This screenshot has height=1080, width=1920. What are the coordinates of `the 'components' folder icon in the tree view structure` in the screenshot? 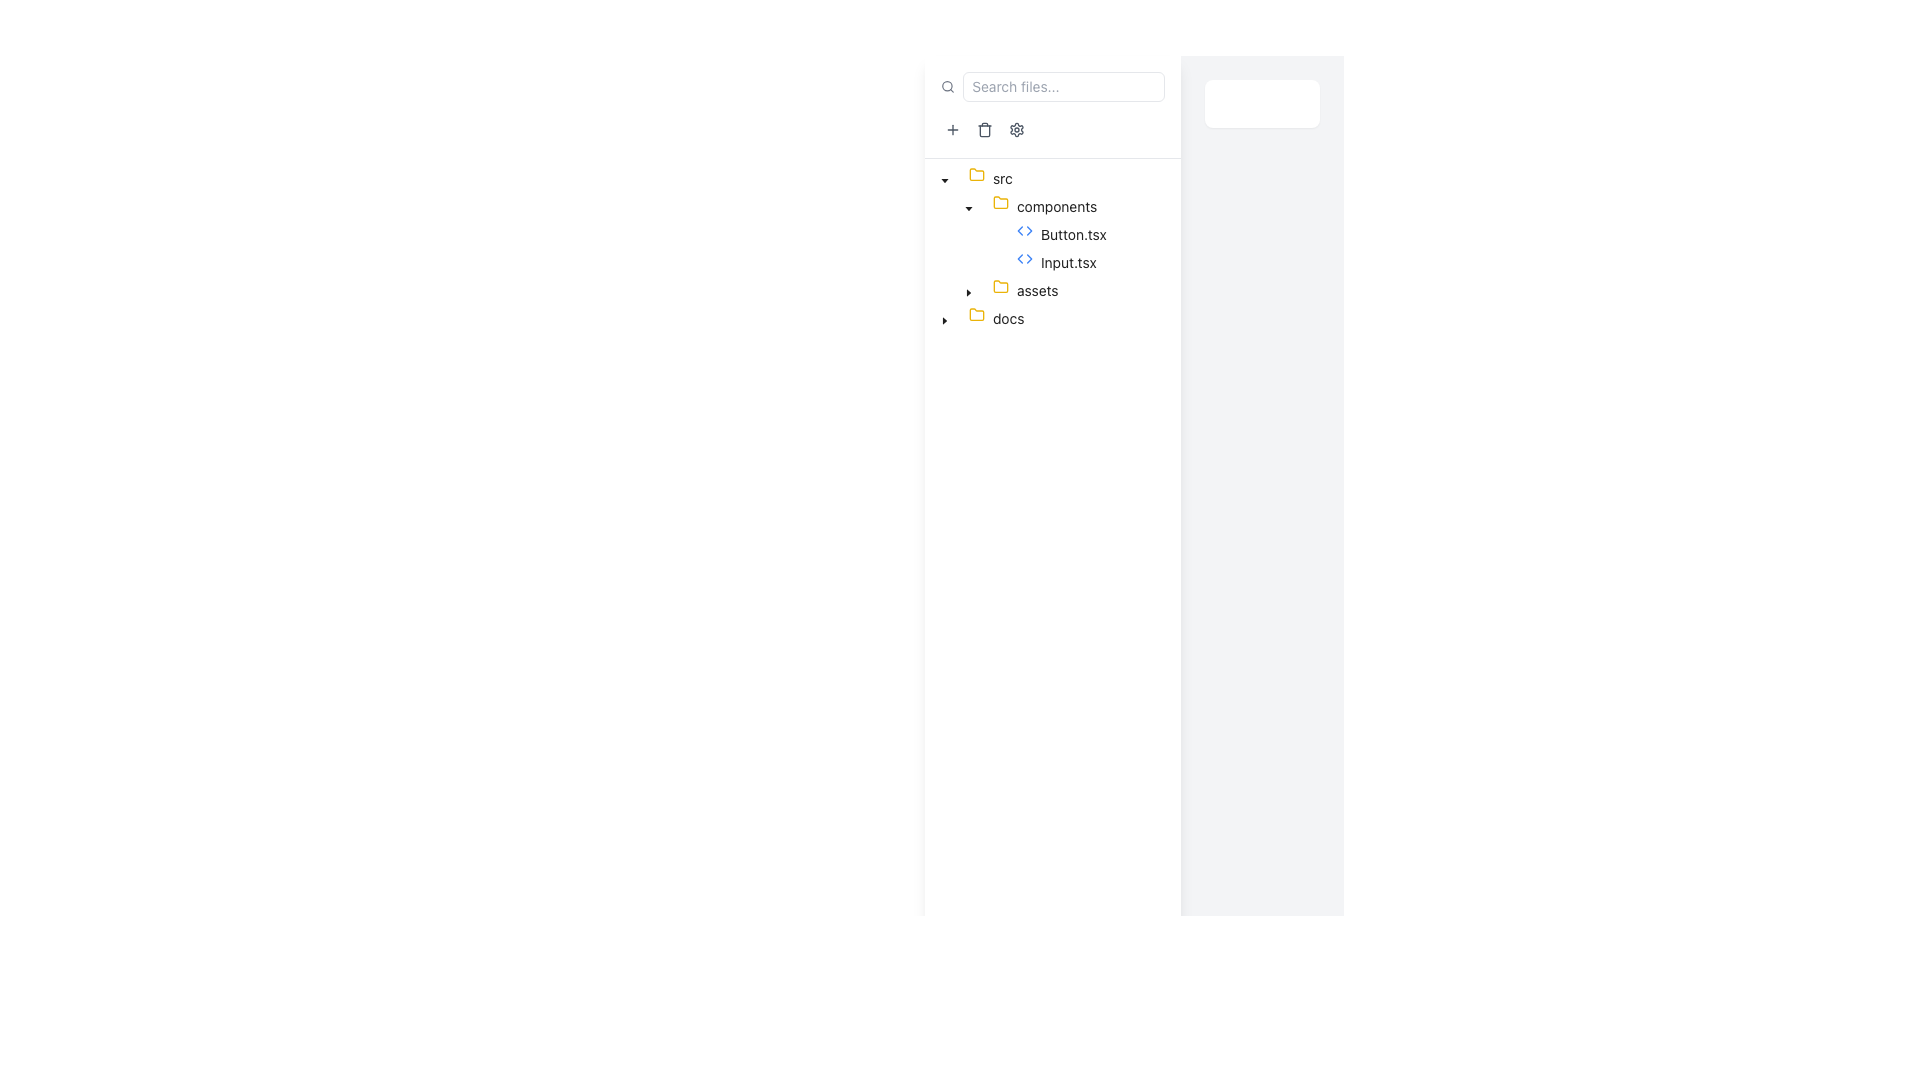 It's located at (1025, 257).